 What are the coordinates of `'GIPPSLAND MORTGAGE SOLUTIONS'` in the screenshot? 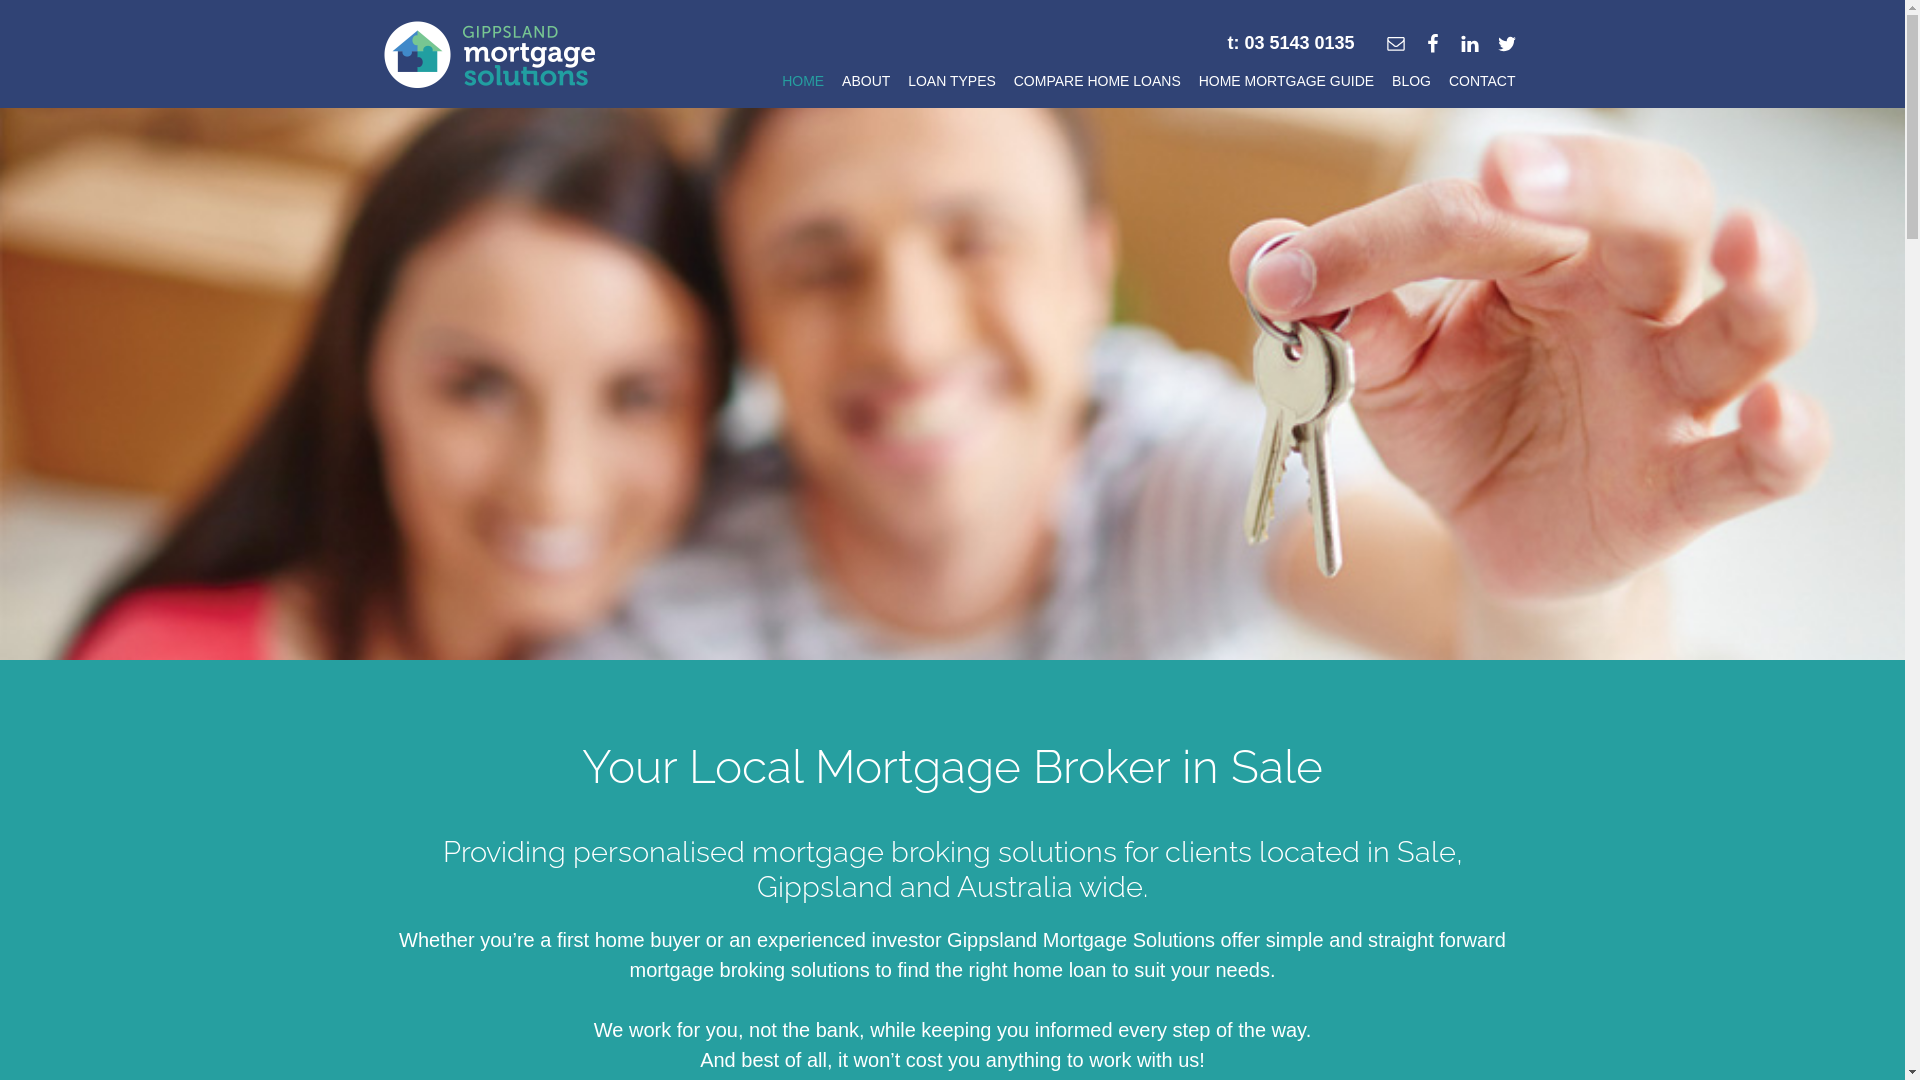 It's located at (489, 53).